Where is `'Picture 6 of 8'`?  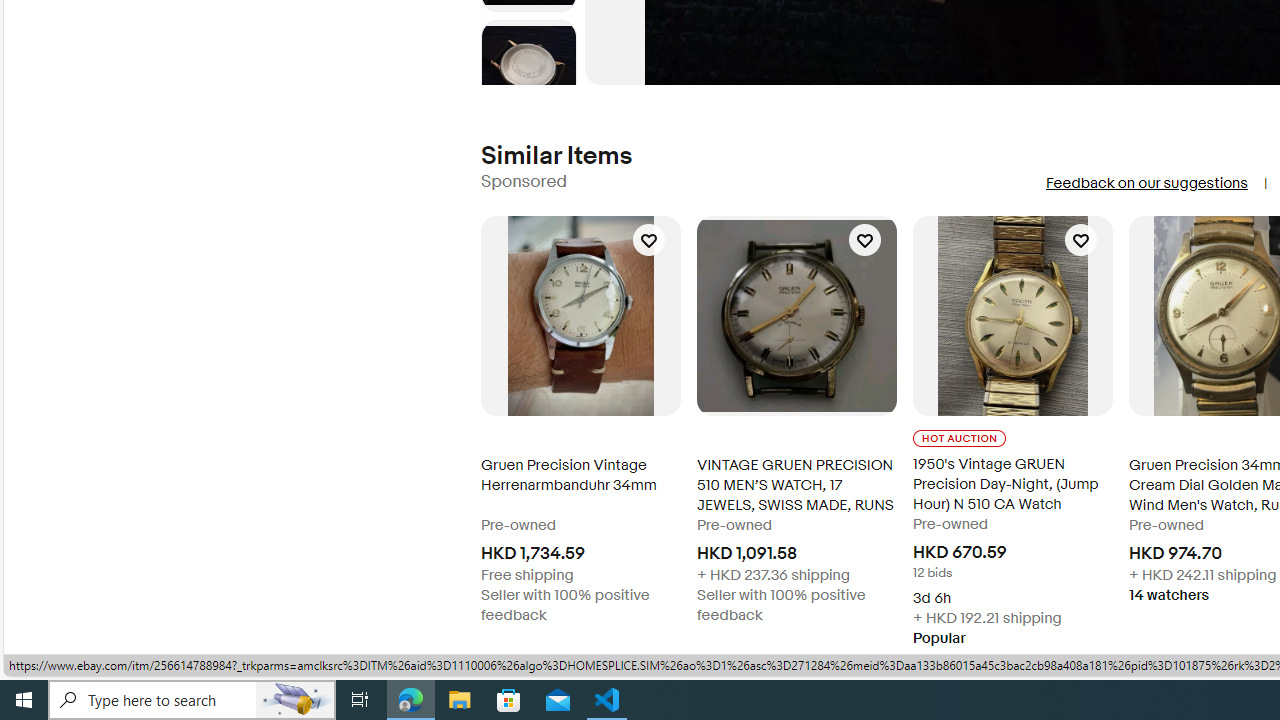 'Picture 6 of 8' is located at coordinates (528, 67).